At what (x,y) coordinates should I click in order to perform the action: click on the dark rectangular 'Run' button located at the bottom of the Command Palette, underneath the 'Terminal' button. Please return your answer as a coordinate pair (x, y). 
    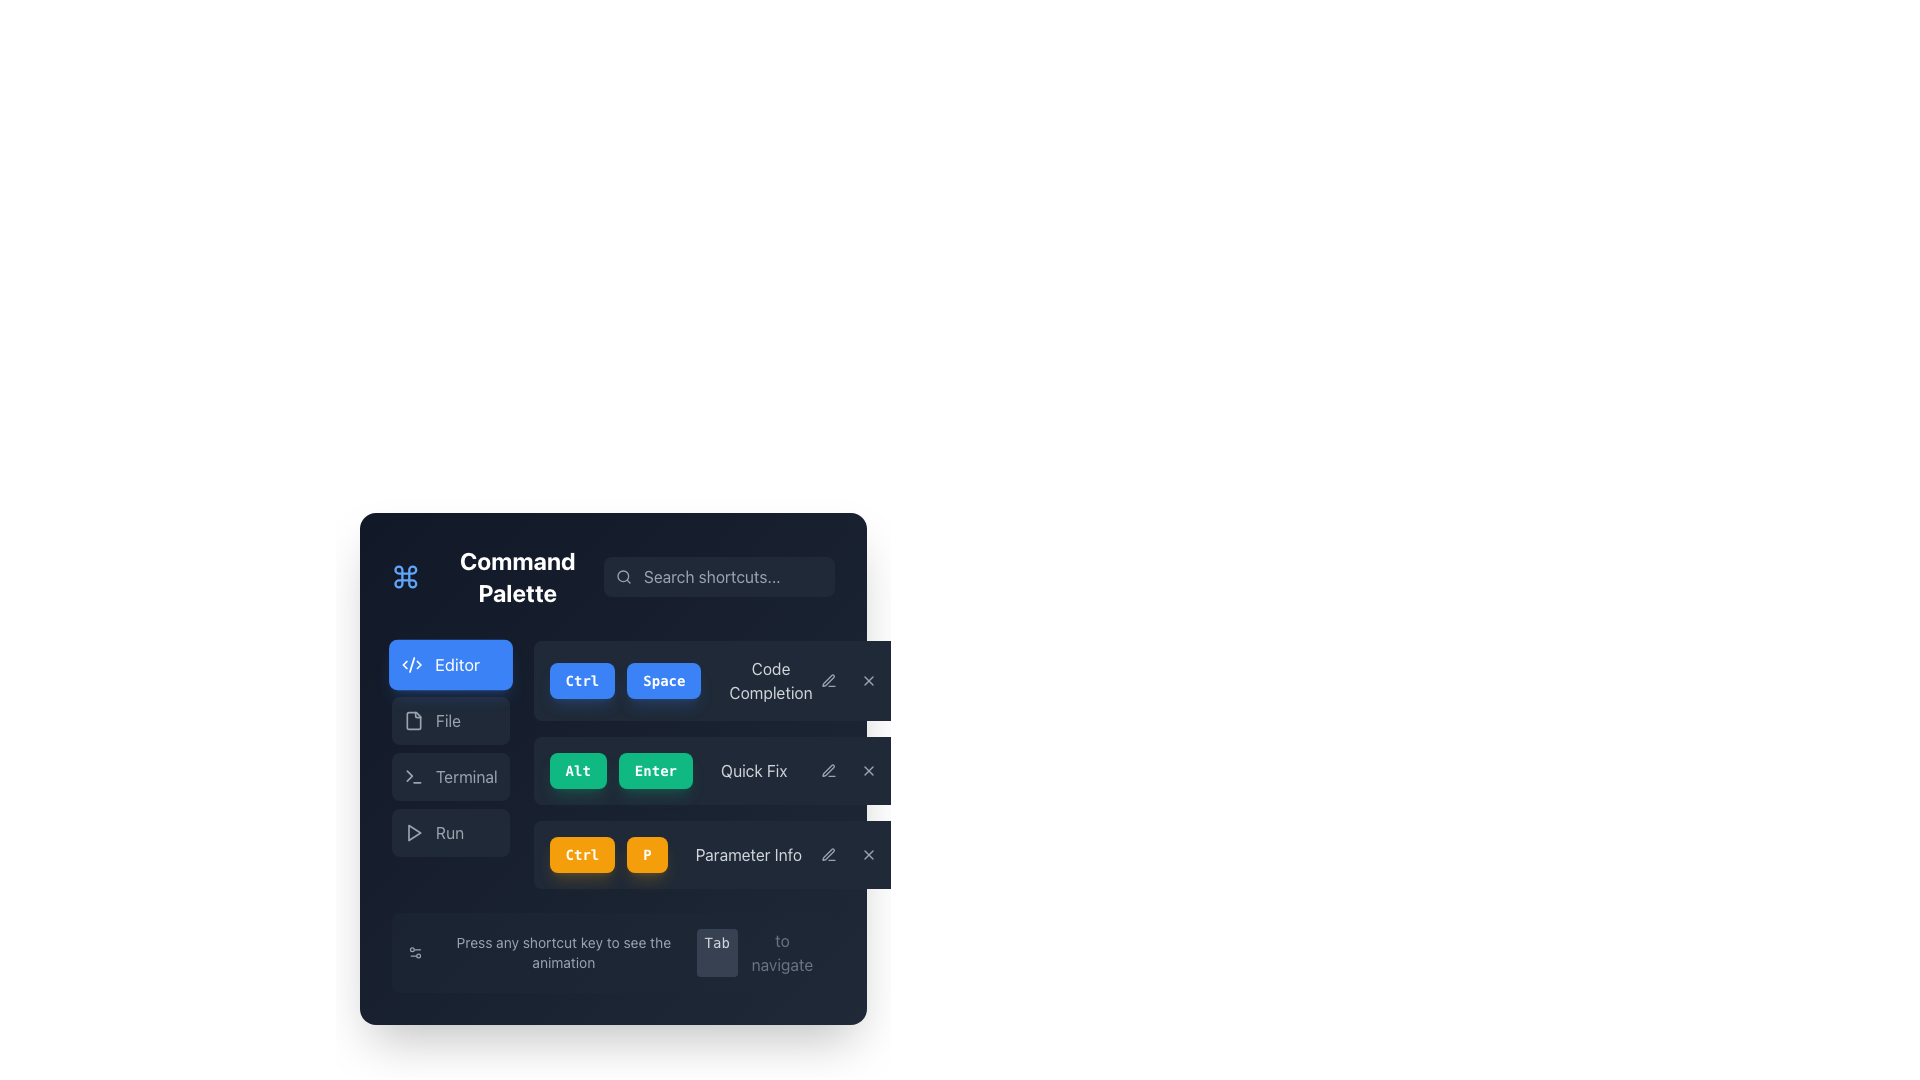
    Looking at the image, I should click on (449, 833).